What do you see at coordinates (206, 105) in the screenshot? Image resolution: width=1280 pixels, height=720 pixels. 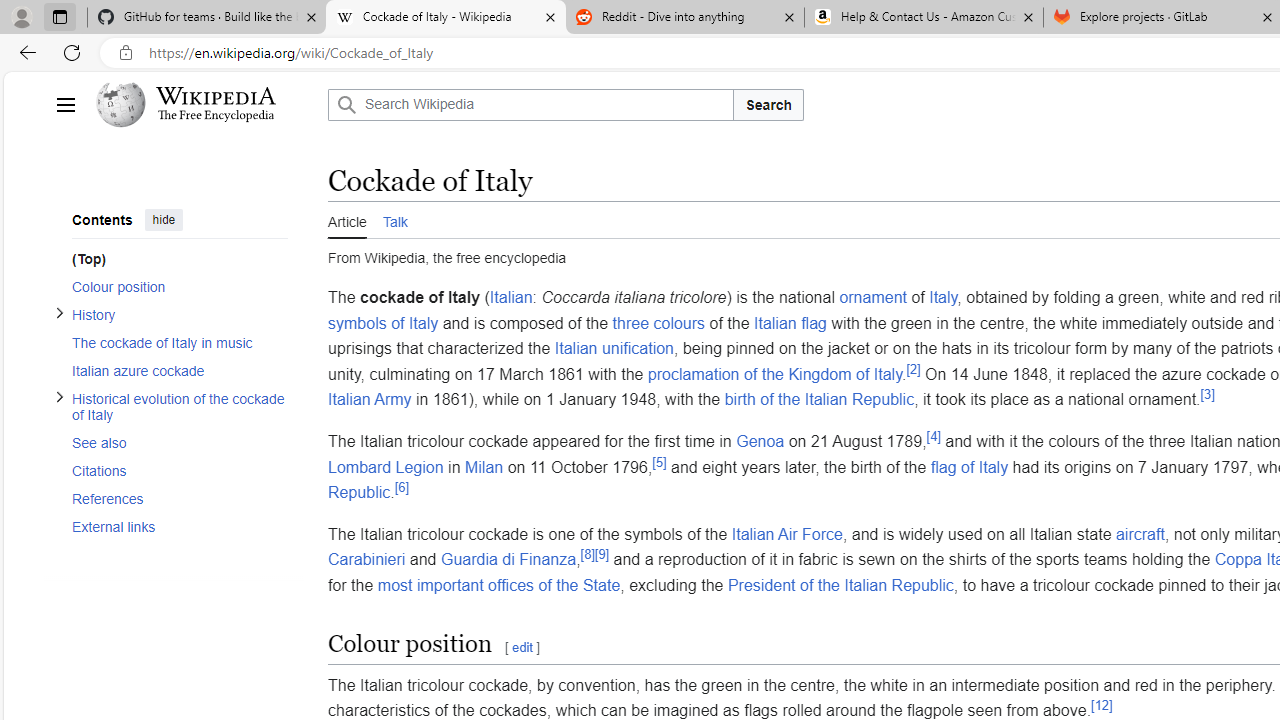 I see `'Wikipedia The Free Encyclopedia'` at bounding box center [206, 105].